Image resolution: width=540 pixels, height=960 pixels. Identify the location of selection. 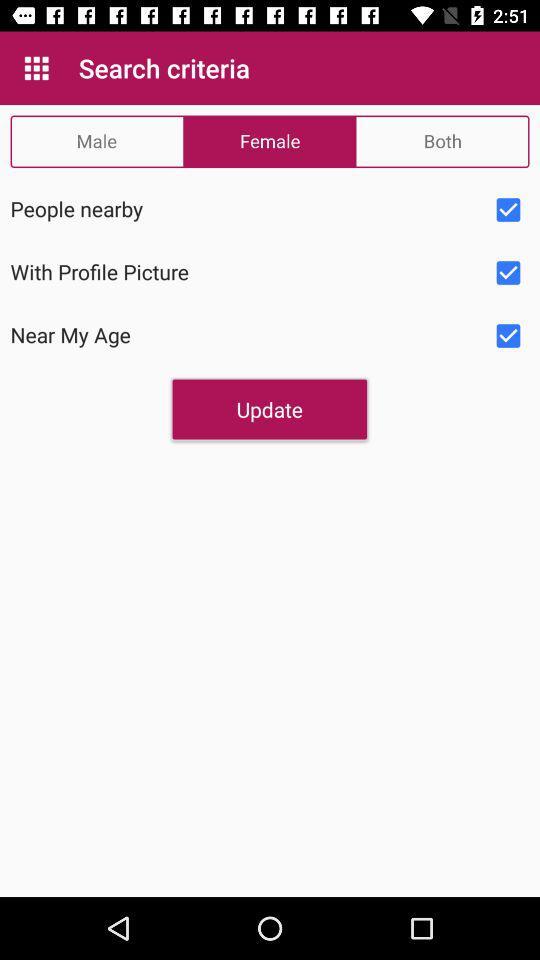
(508, 336).